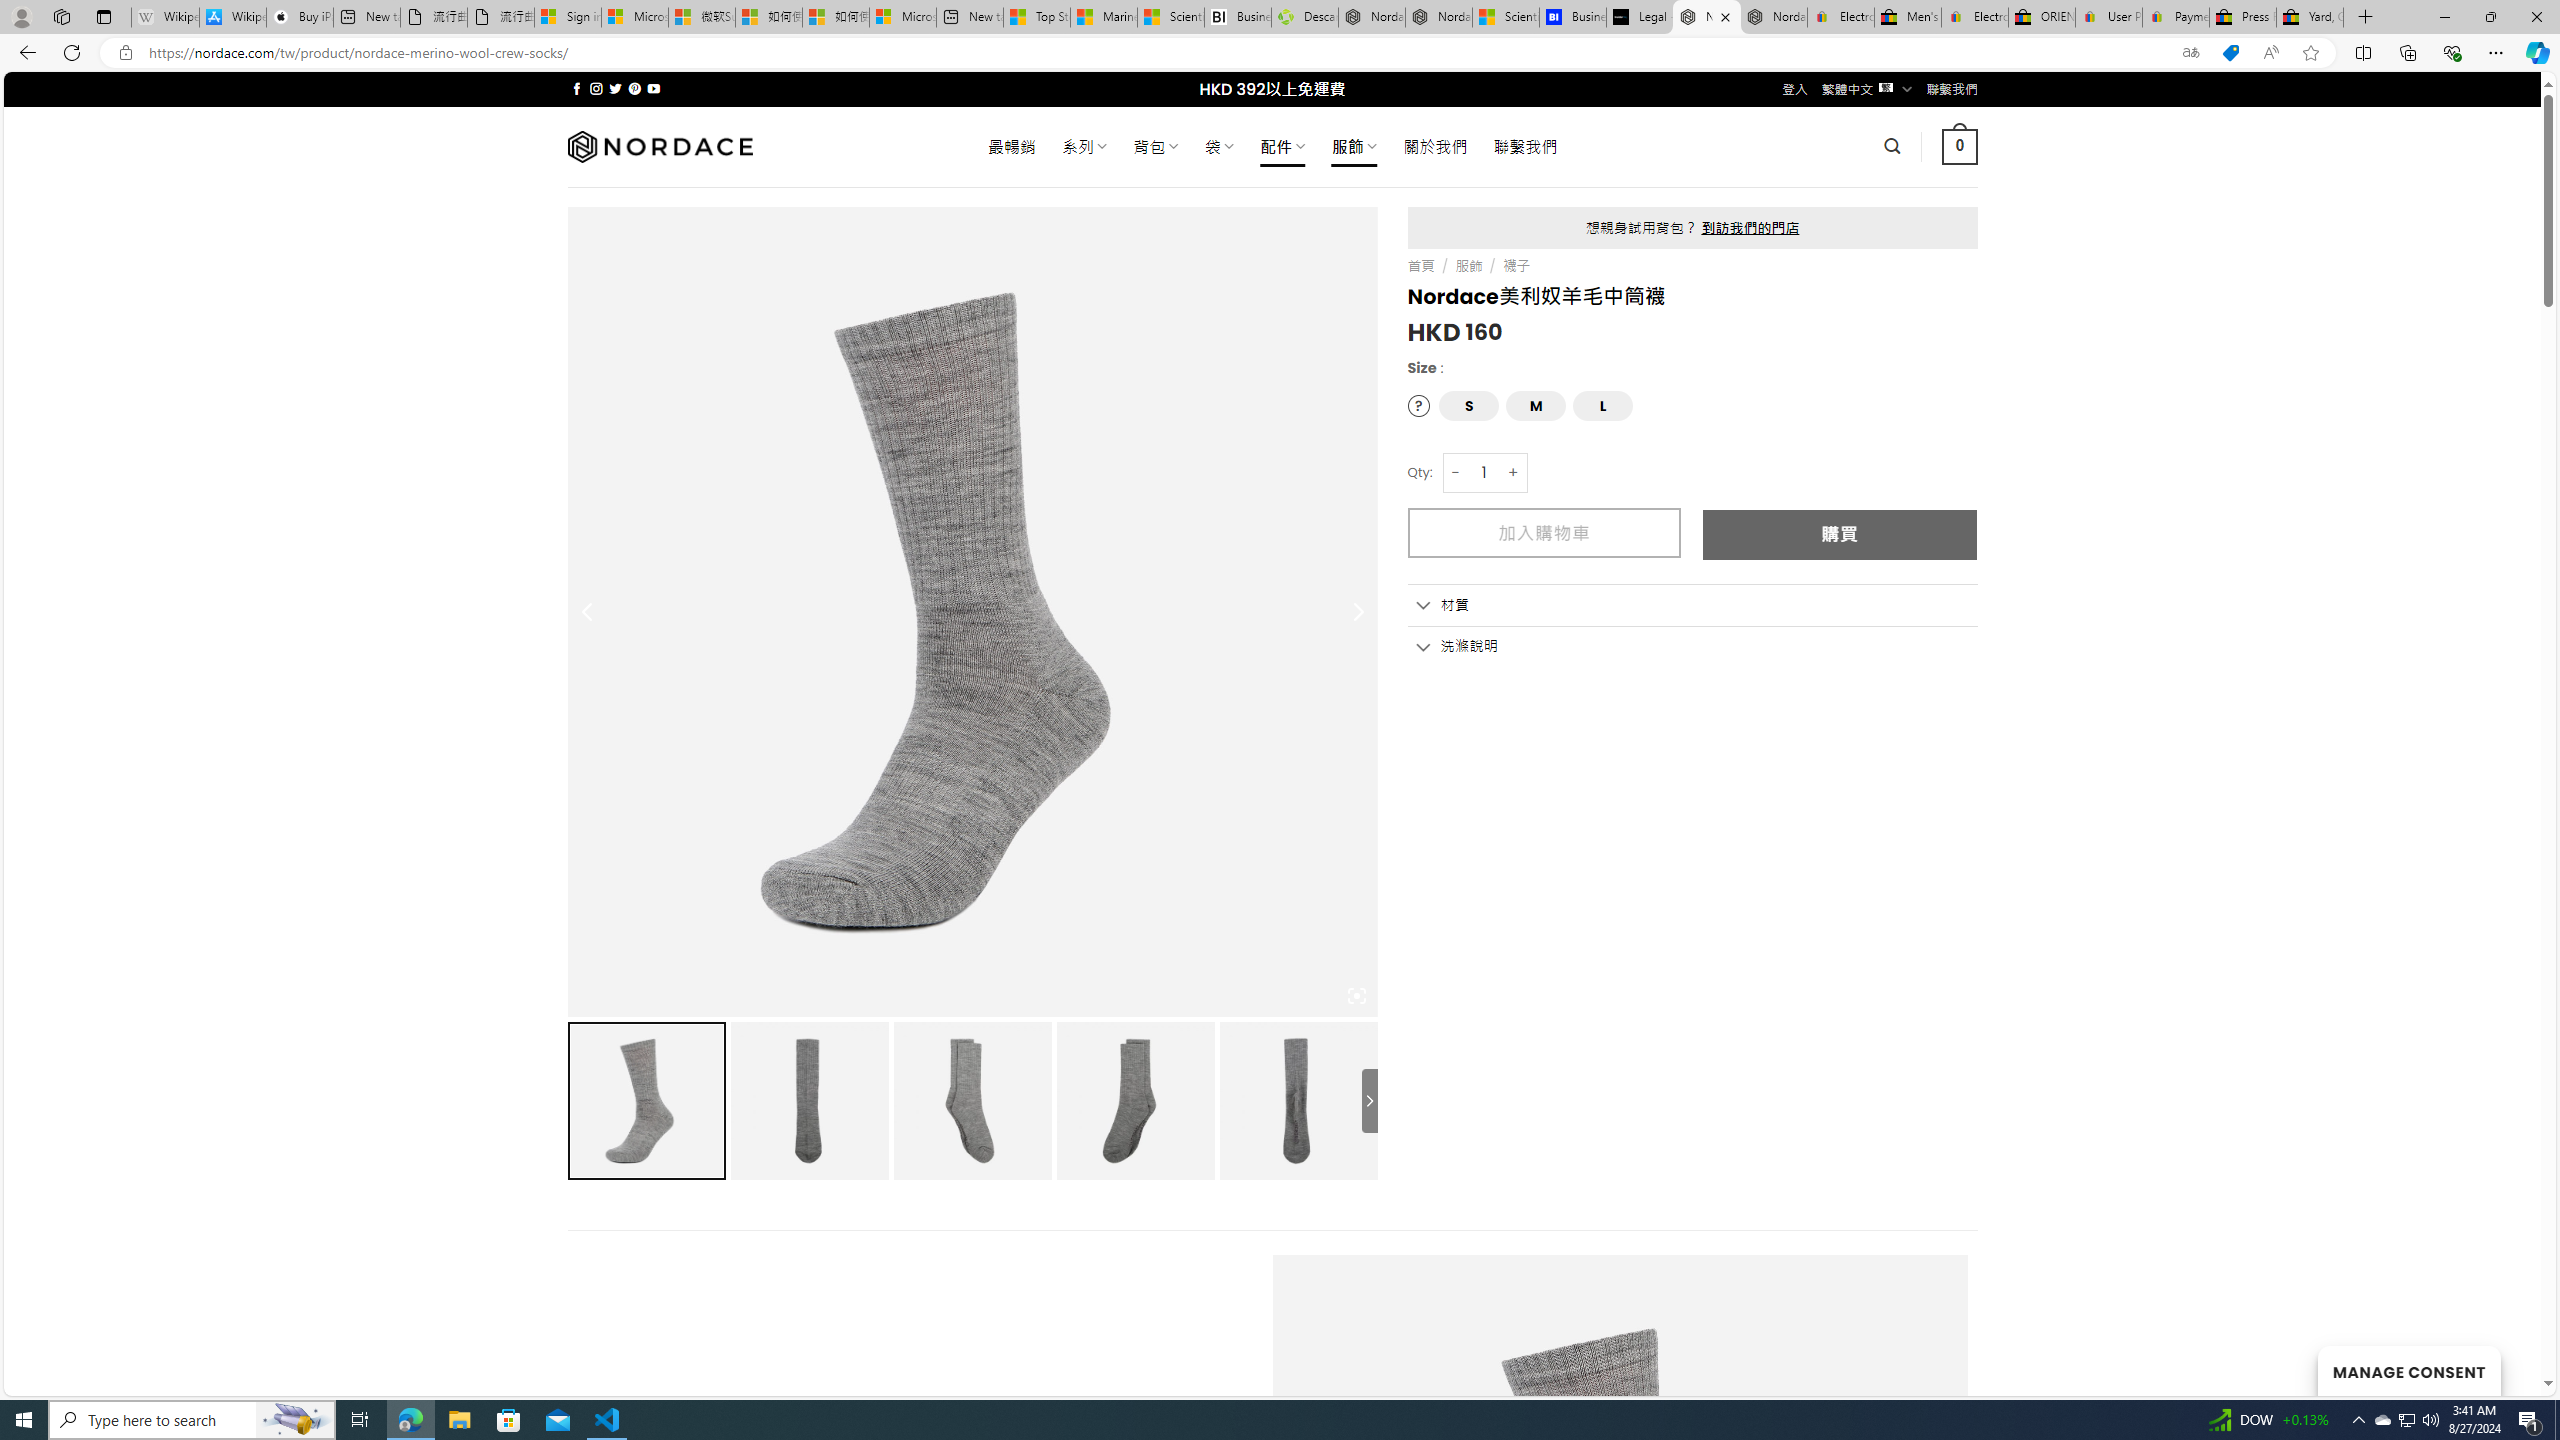 The image size is (2560, 1440). What do you see at coordinates (576, 88) in the screenshot?
I see `'Follow on Facebook'` at bounding box center [576, 88].